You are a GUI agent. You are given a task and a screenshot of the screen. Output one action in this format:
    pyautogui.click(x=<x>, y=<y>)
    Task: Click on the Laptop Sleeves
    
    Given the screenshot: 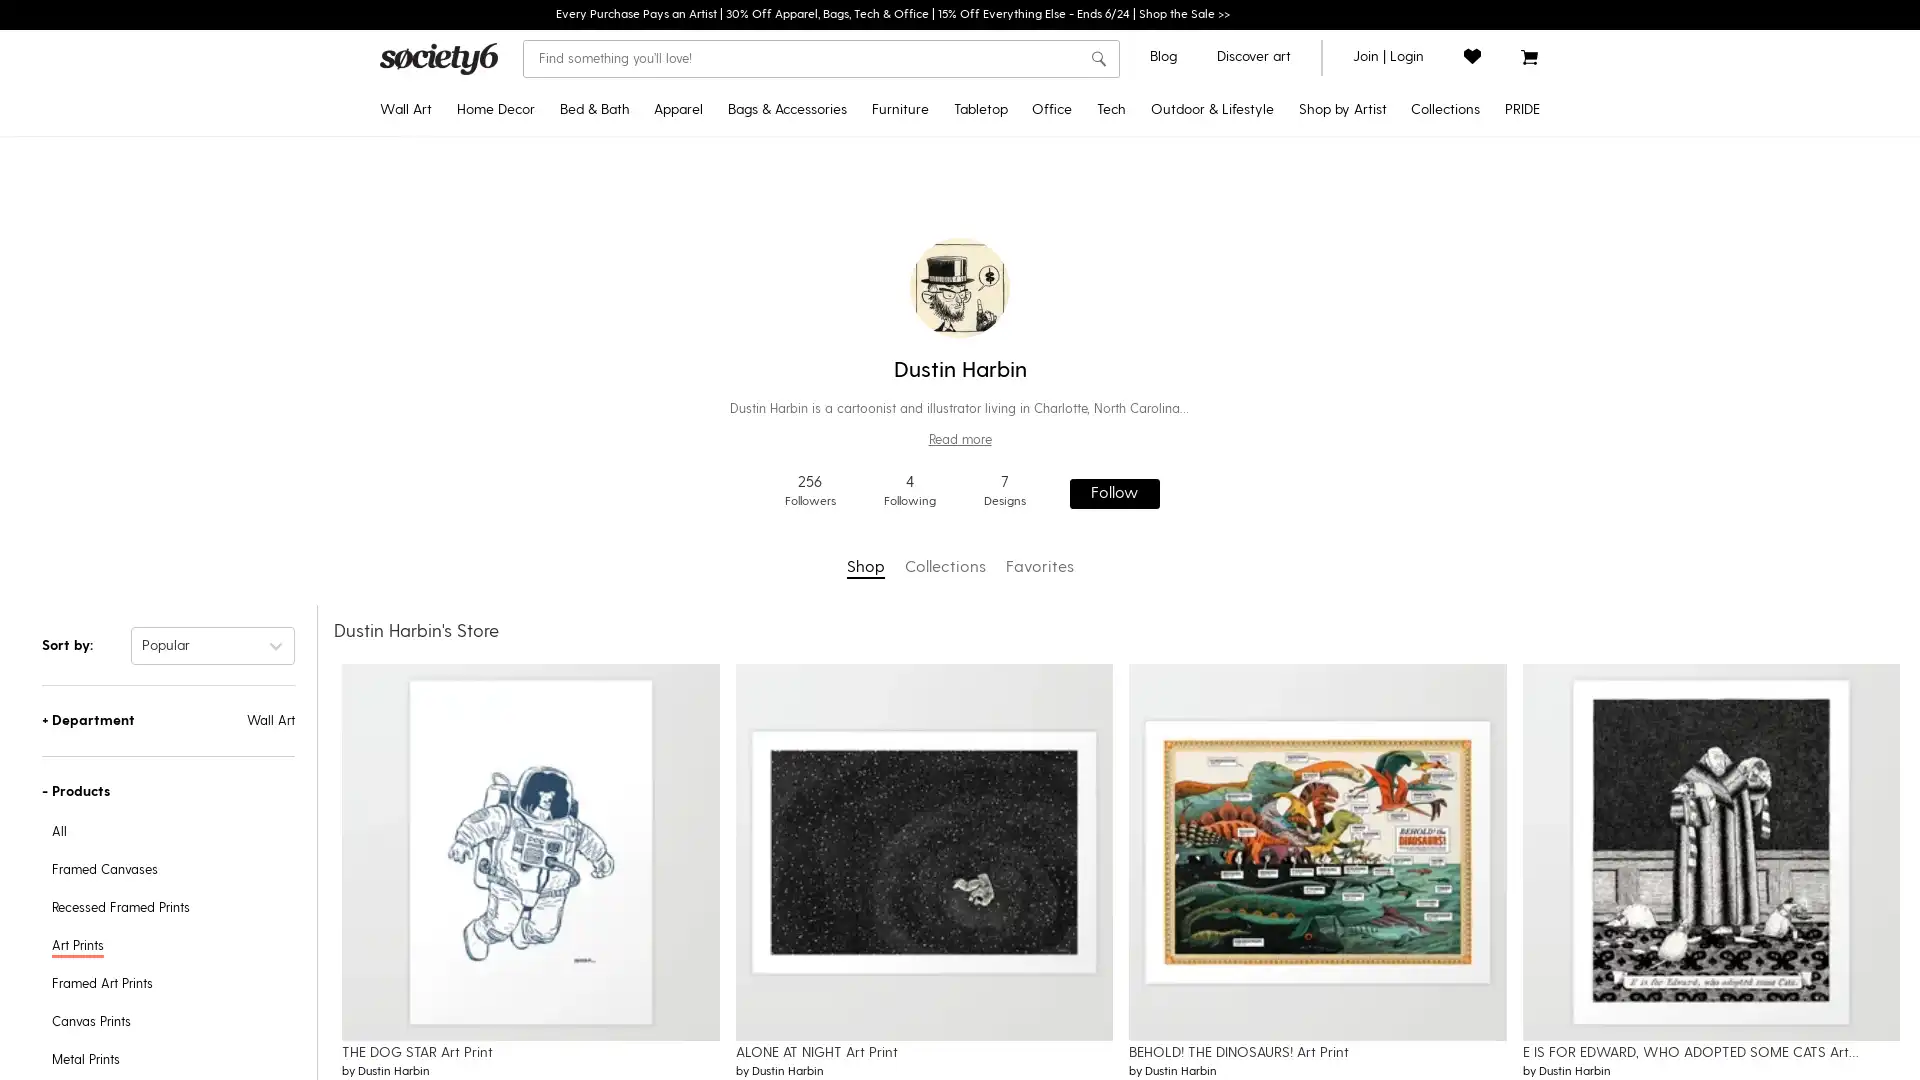 What is the action you would take?
    pyautogui.click(x=1182, y=416)
    